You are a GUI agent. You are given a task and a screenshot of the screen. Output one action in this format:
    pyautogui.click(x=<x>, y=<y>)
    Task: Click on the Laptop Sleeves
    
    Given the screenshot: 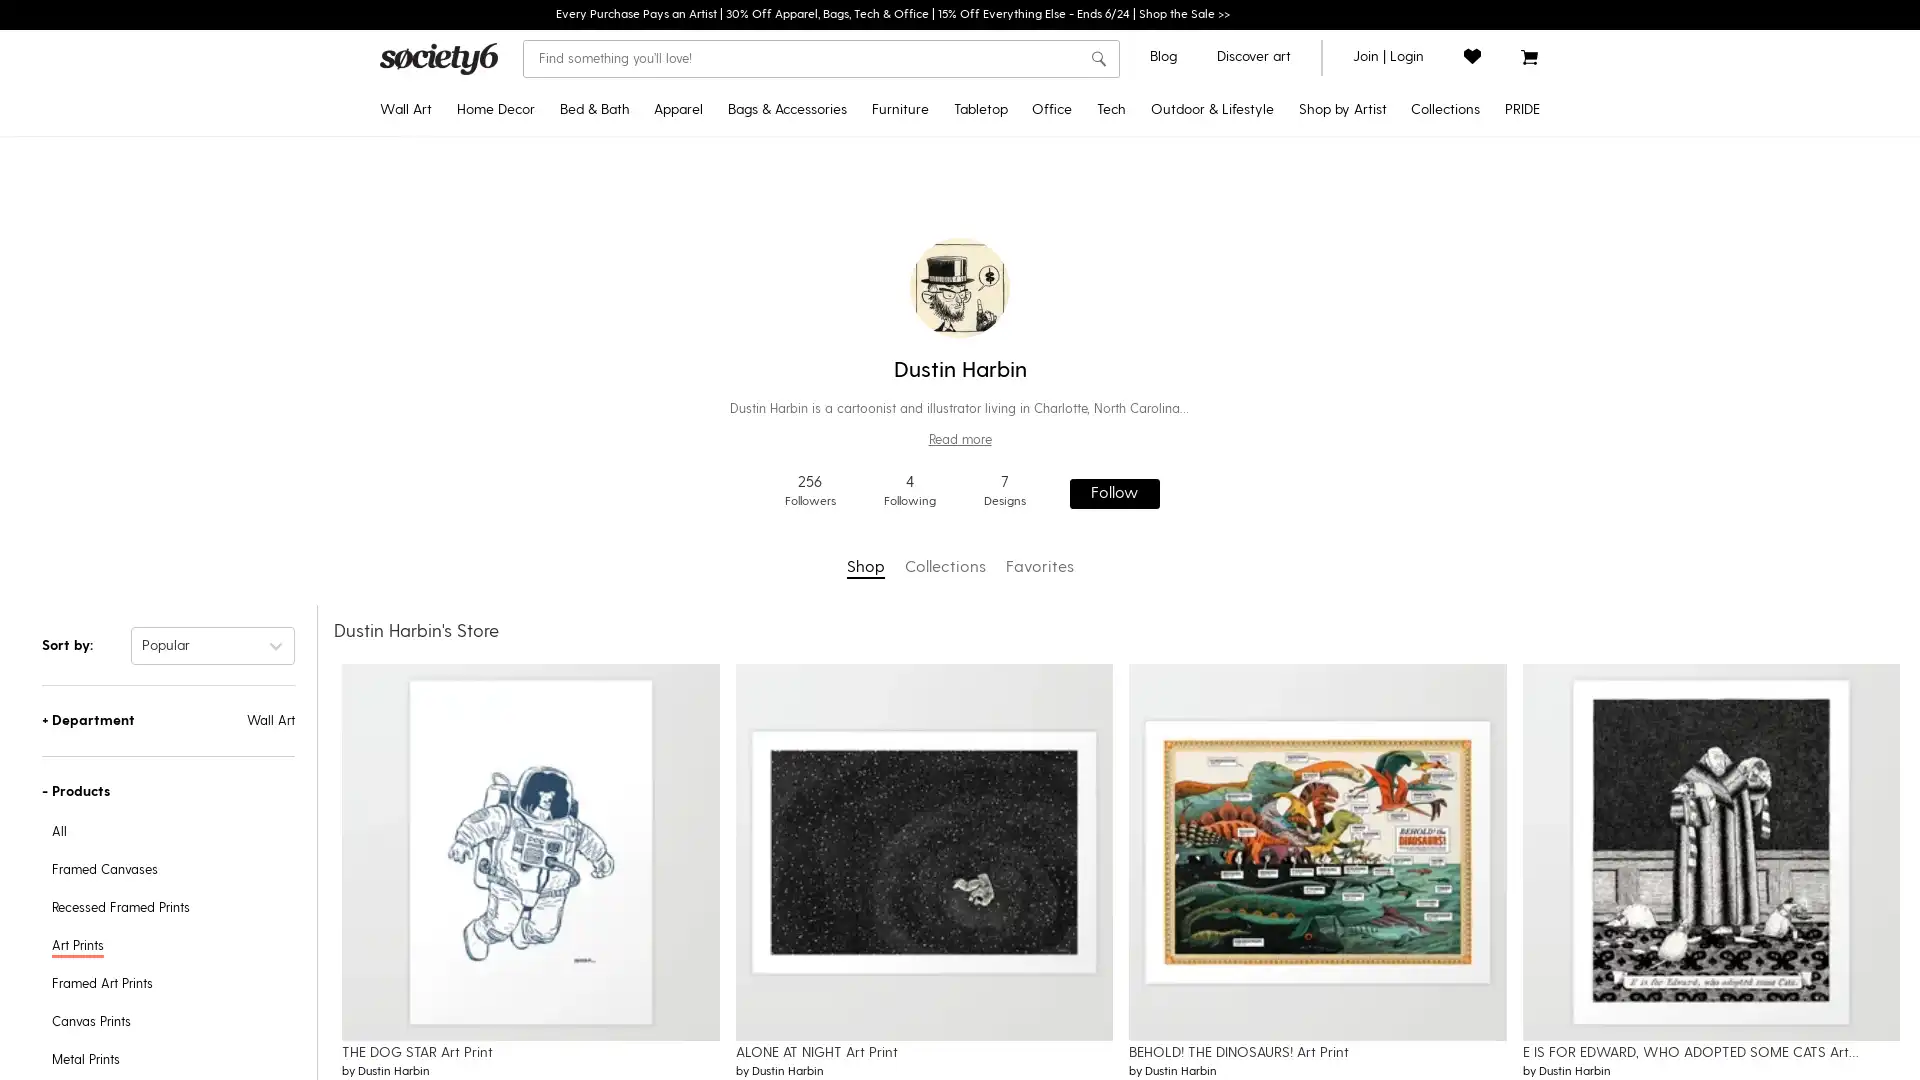 What is the action you would take?
    pyautogui.click(x=1182, y=416)
    